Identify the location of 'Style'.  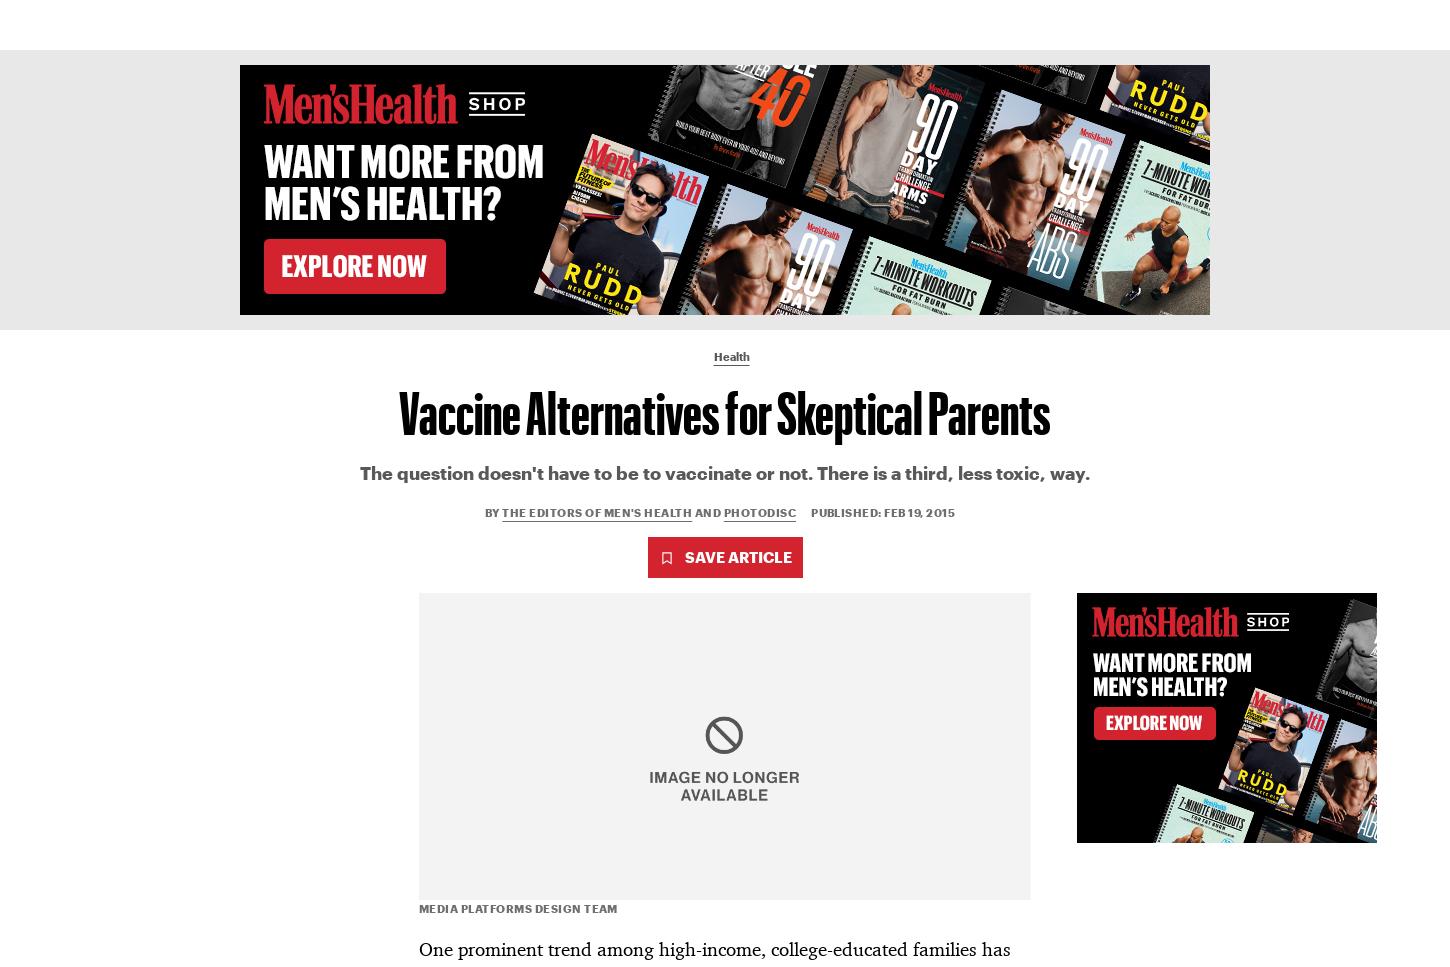
(667, 23).